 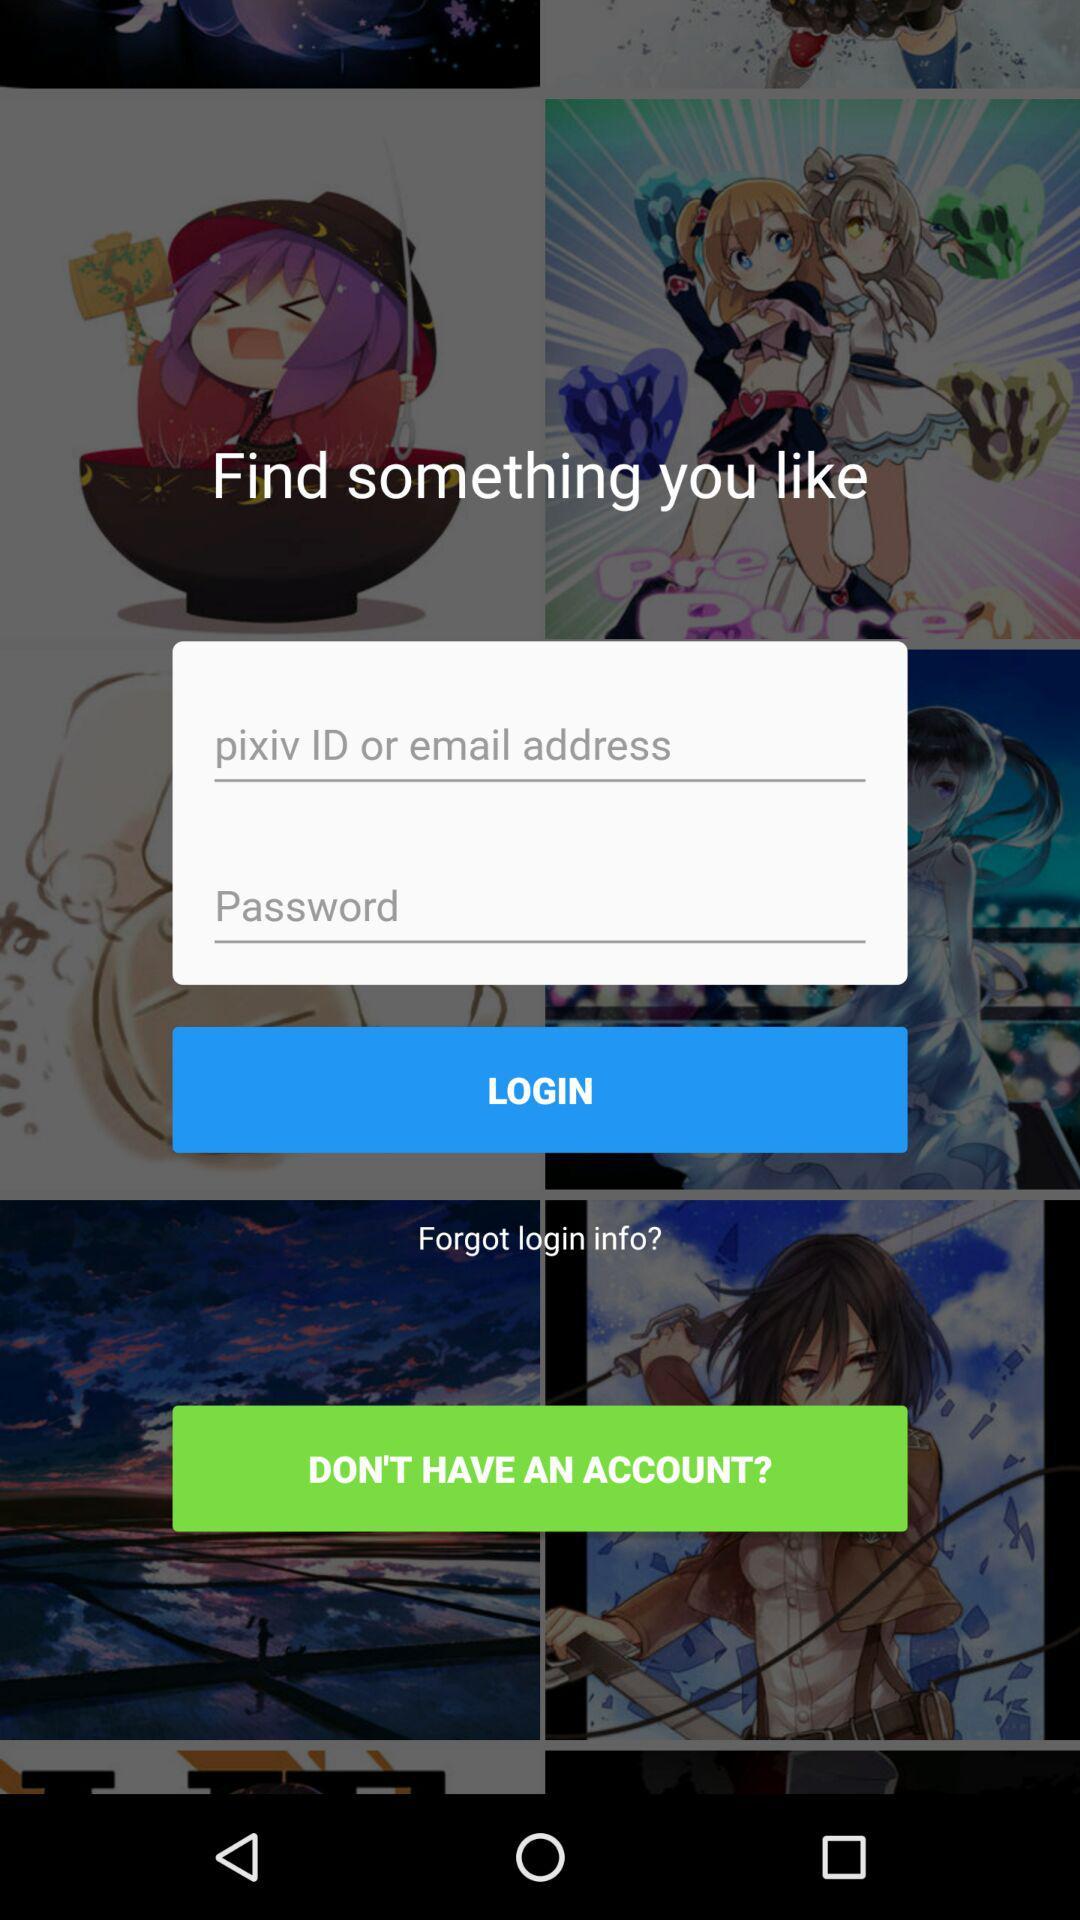 I want to click on the icon above don t have, so click(x=540, y=1236).